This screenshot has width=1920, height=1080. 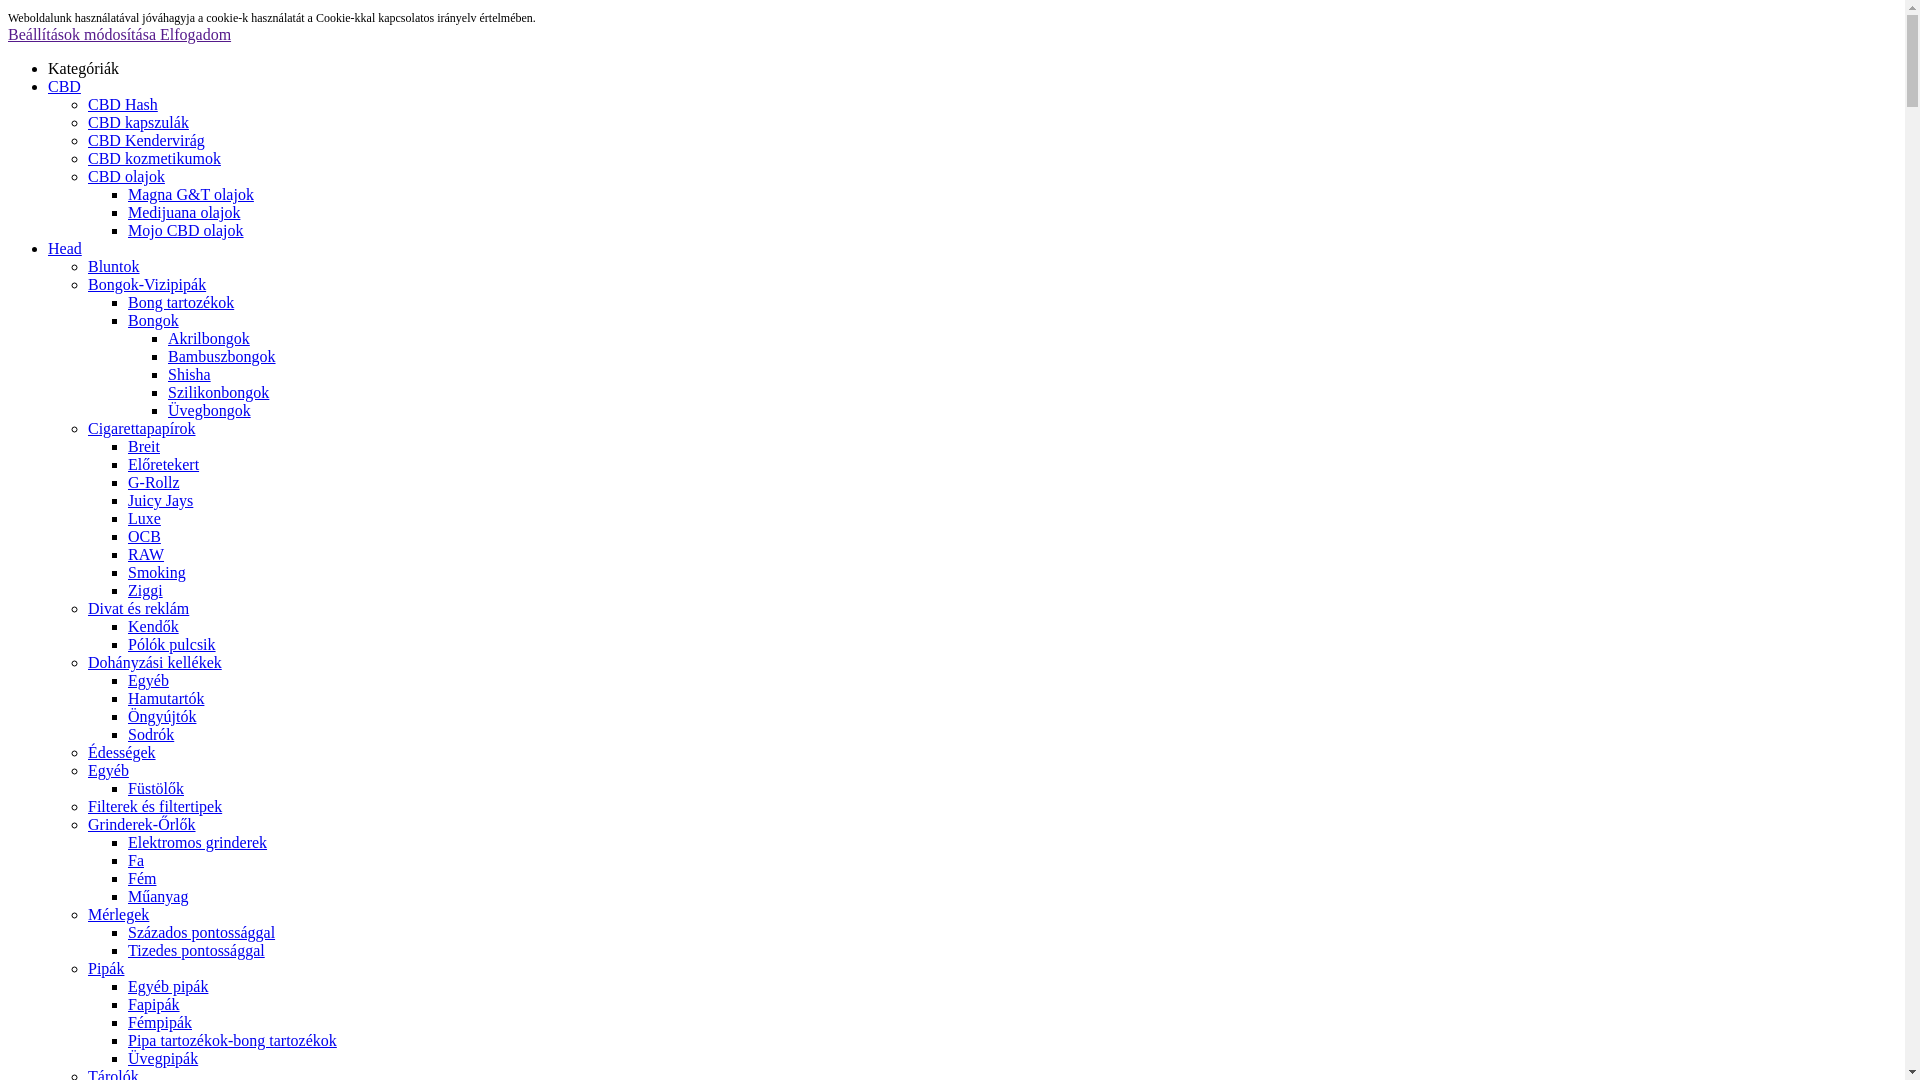 I want to click on 'CBD kozmetikumok', so click(x=86, y=157).